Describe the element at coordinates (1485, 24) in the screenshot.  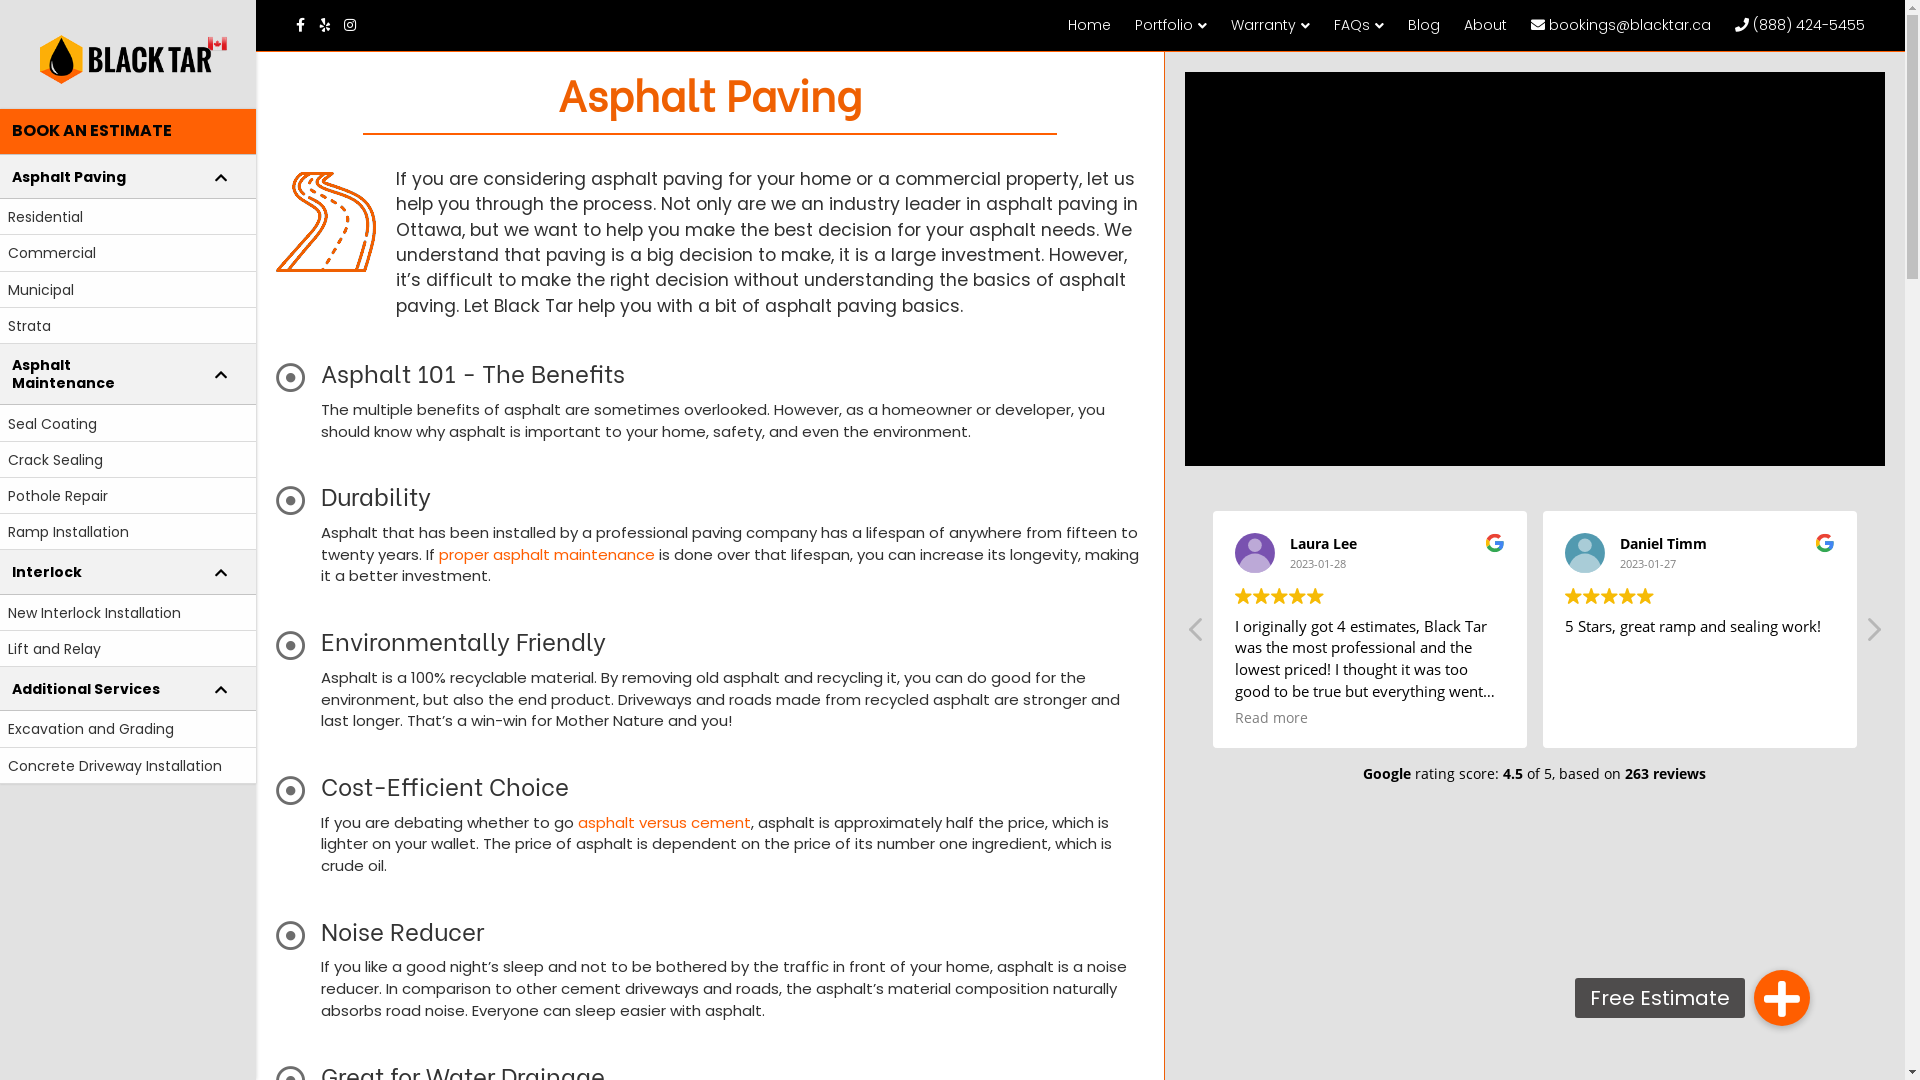
I see `'About'` at that location.